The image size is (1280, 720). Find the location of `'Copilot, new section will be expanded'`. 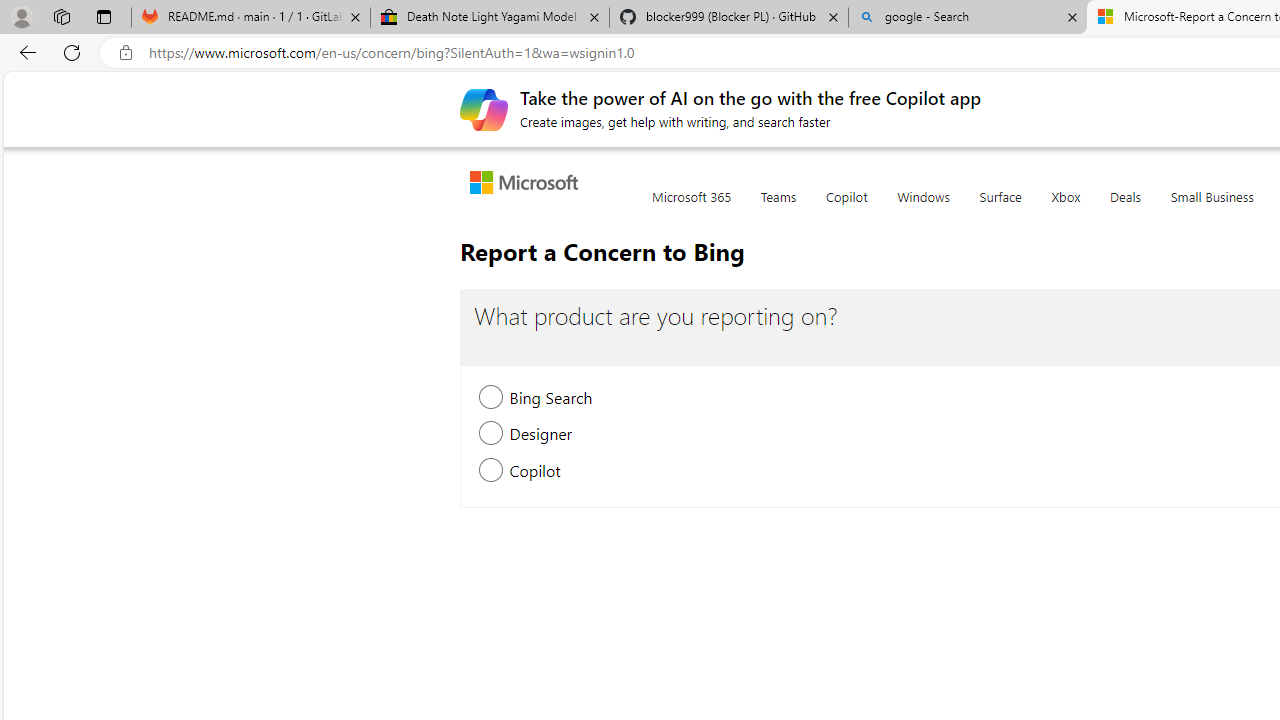

'Copilot, new section will be expanded' is located at coordinates (491, 471).